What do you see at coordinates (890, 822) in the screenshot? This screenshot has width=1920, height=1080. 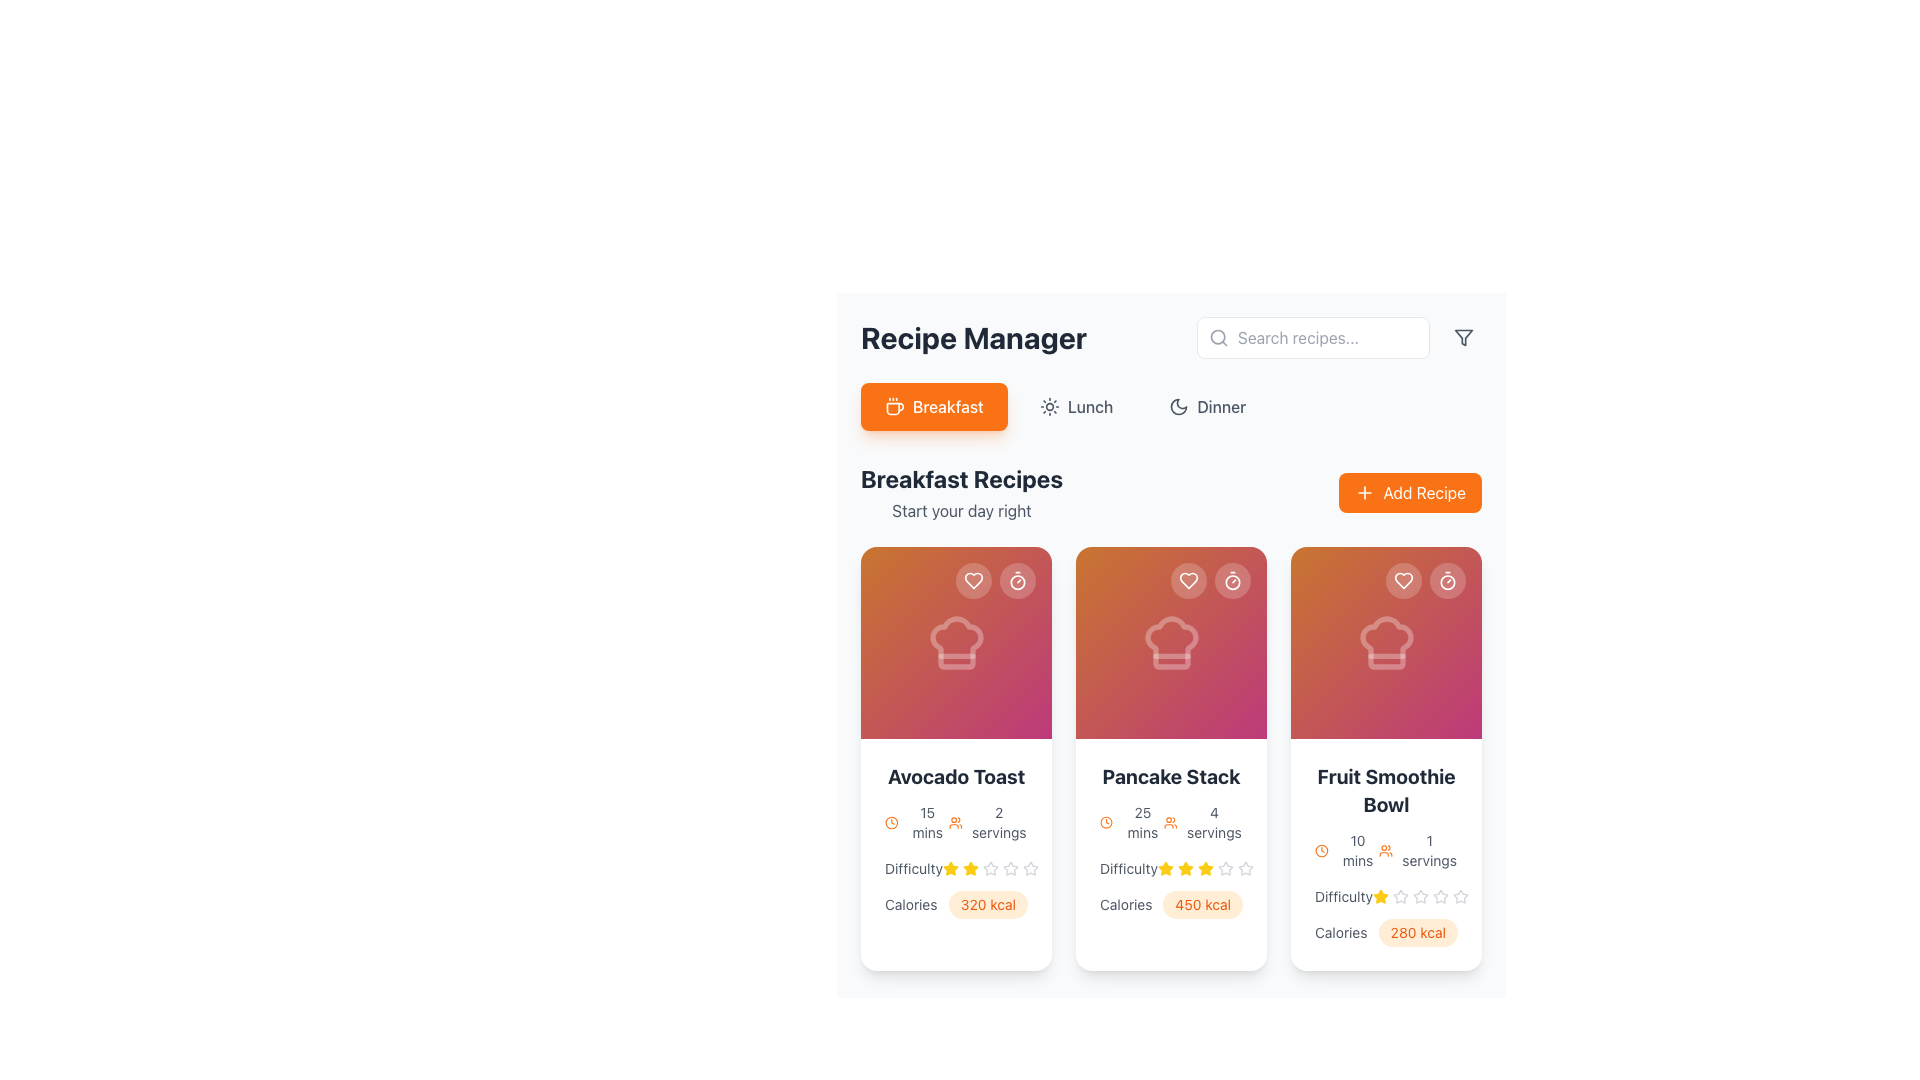 I see `the timer icon located to the left of the '15 mins' text, which serves as a visual representation of time-related information` at bounding box center [890, 822].